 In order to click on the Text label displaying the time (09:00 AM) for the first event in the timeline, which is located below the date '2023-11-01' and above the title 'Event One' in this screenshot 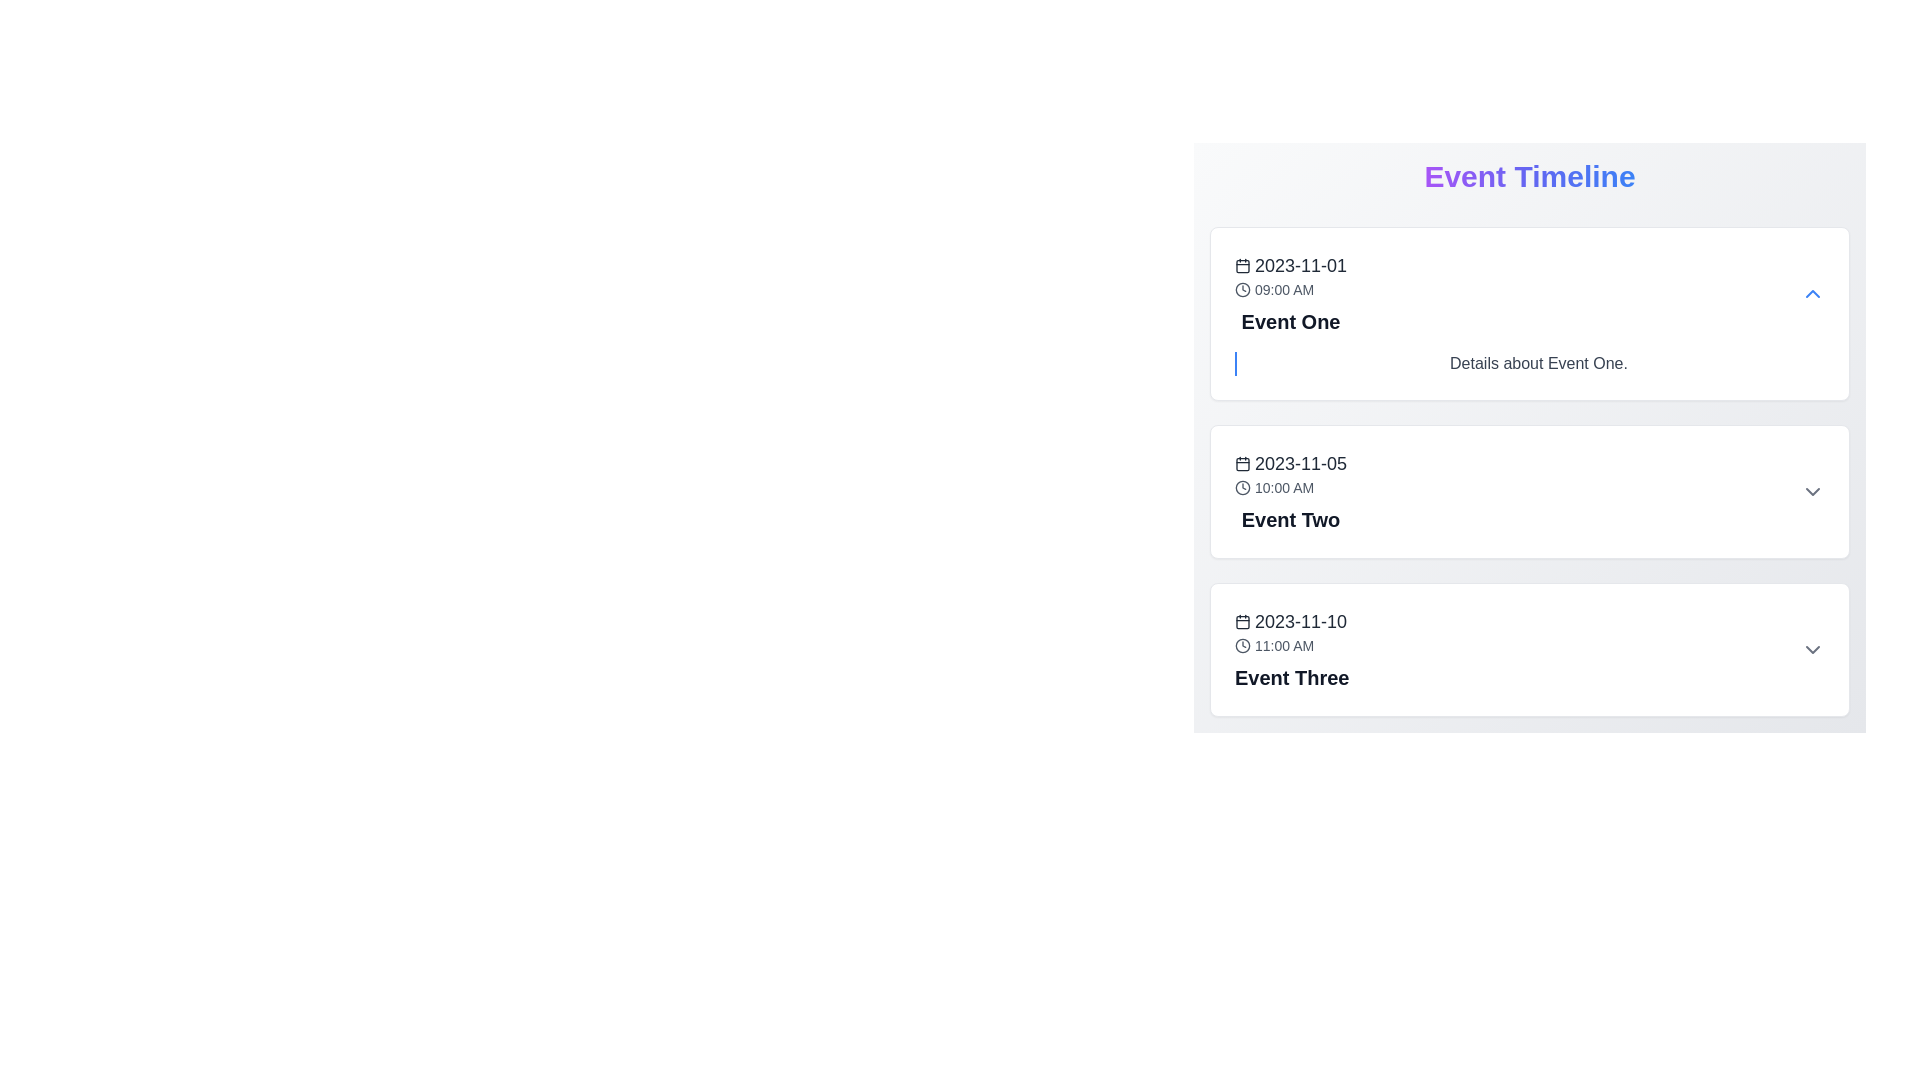, I will do `click(1291, 289)`.